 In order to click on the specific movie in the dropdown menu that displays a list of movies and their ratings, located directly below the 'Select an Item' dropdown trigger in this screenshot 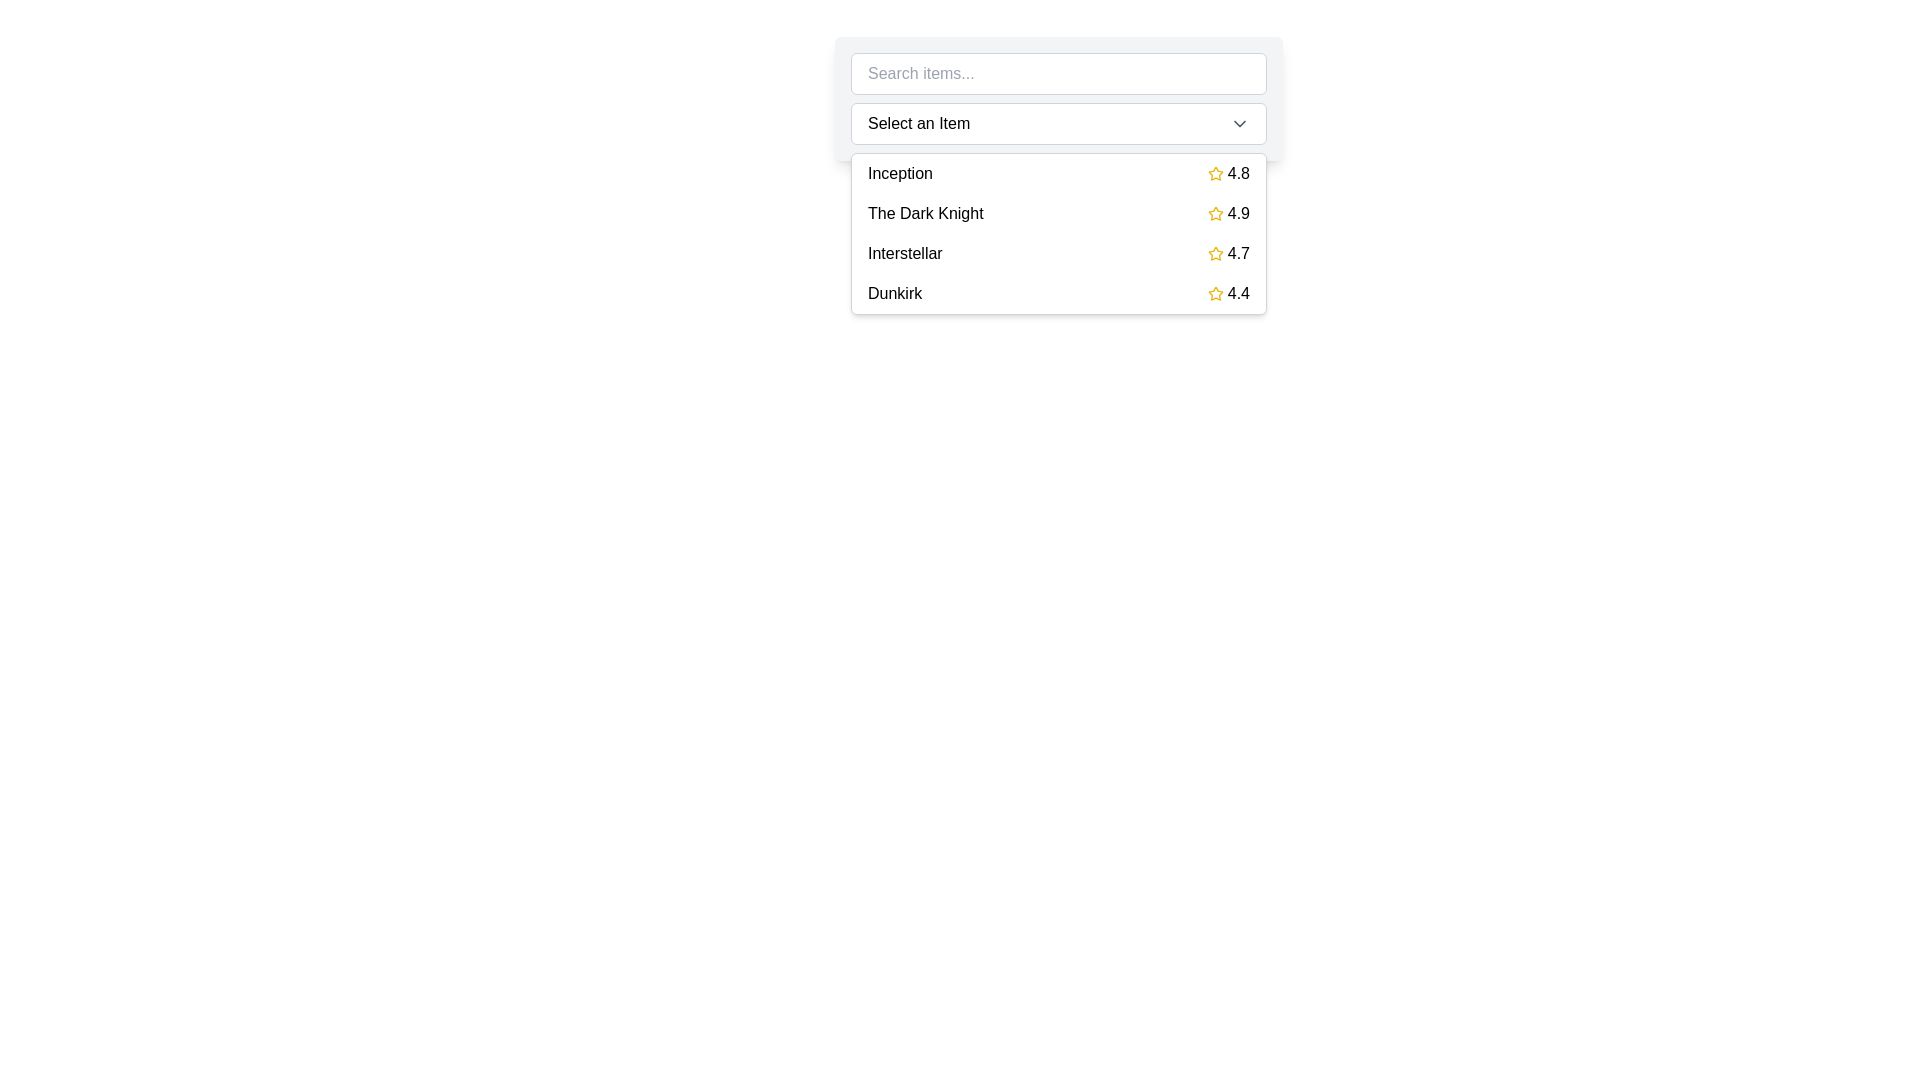, I will do `click(1058, 233)`.